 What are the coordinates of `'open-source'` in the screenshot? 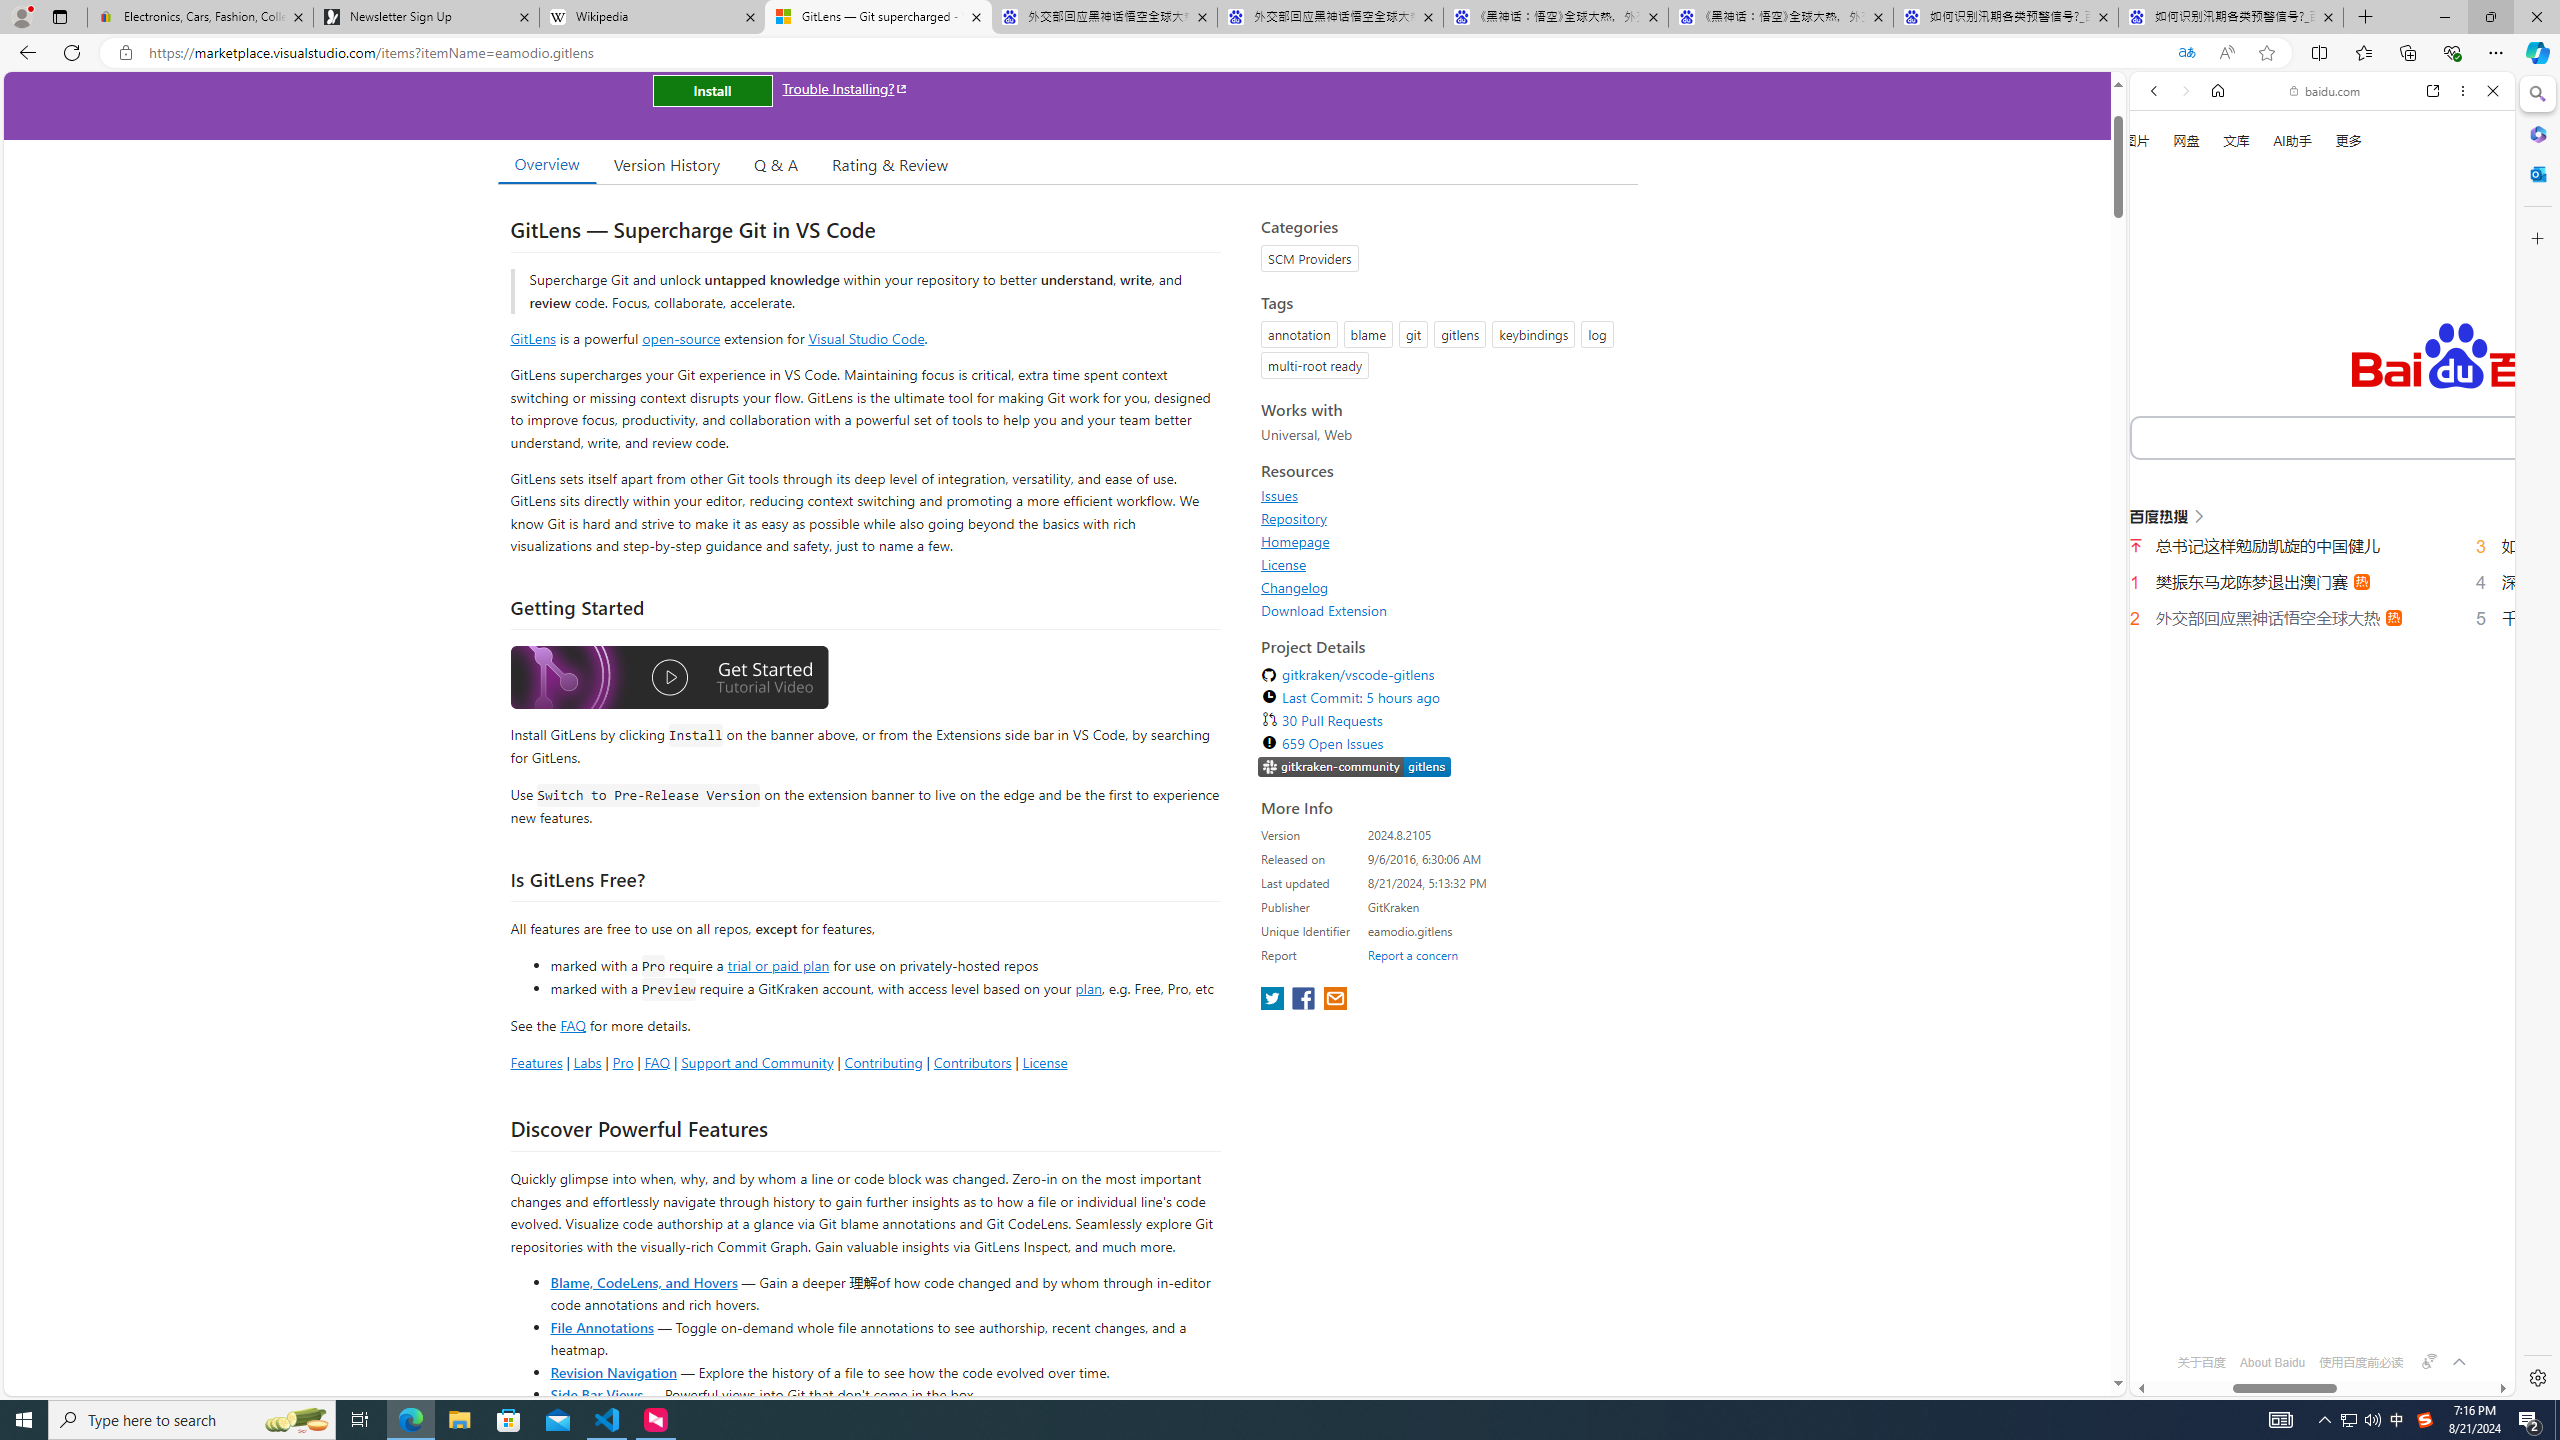 It's located at (681, 337).